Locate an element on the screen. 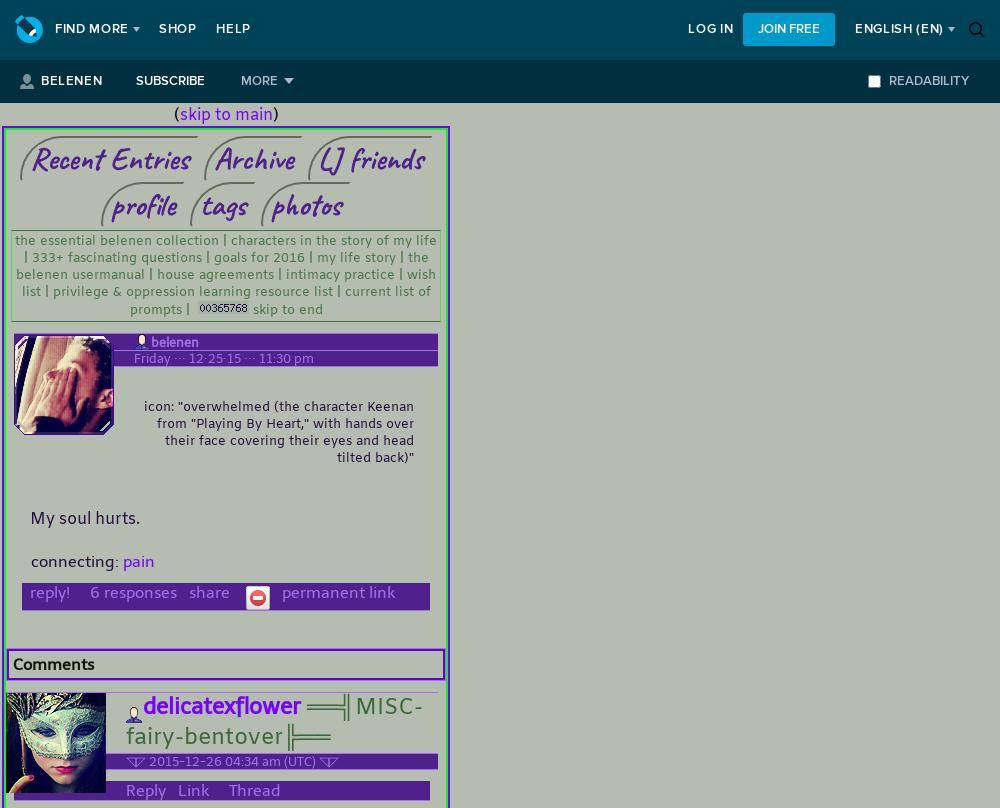 Image resolution: width=1000 pixels, height=808 pixels. '(en)' is located at coordinates (930, 29).